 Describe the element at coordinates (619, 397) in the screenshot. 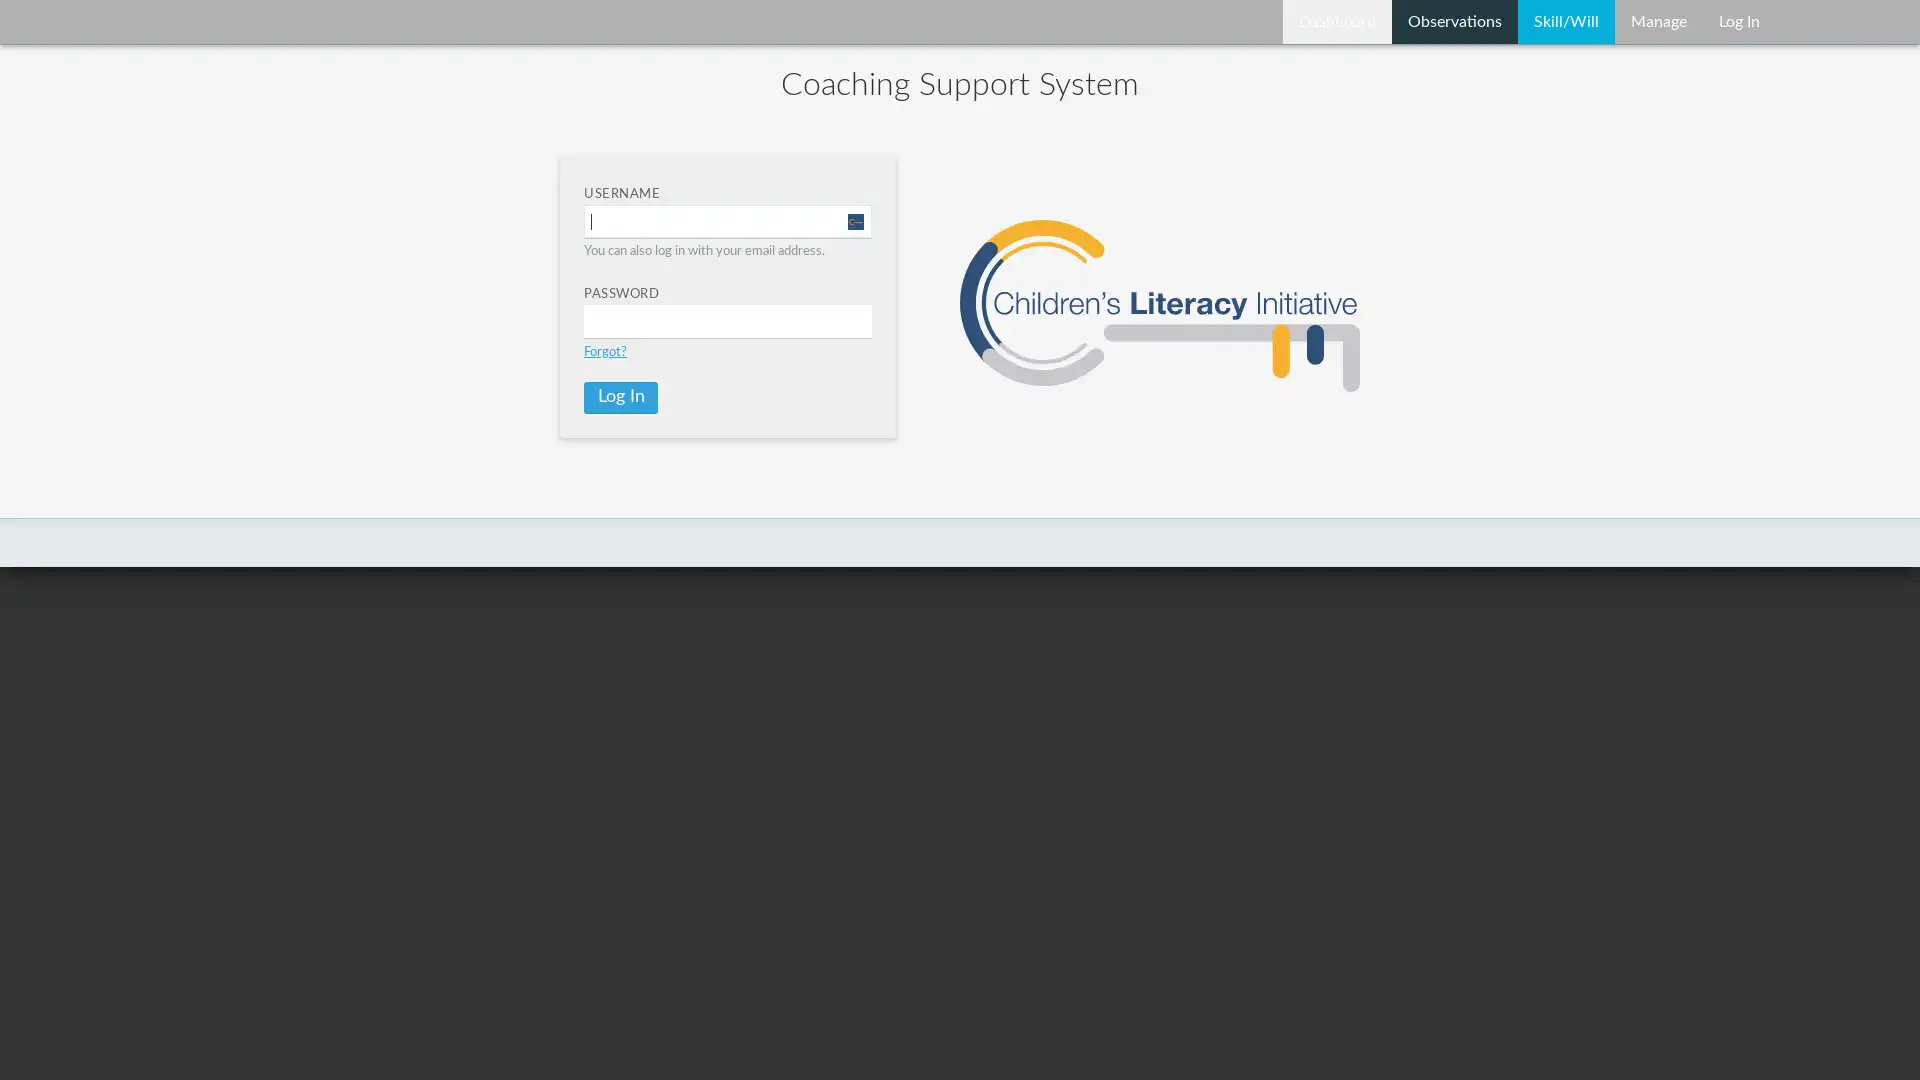

I see `Log In` at that location.